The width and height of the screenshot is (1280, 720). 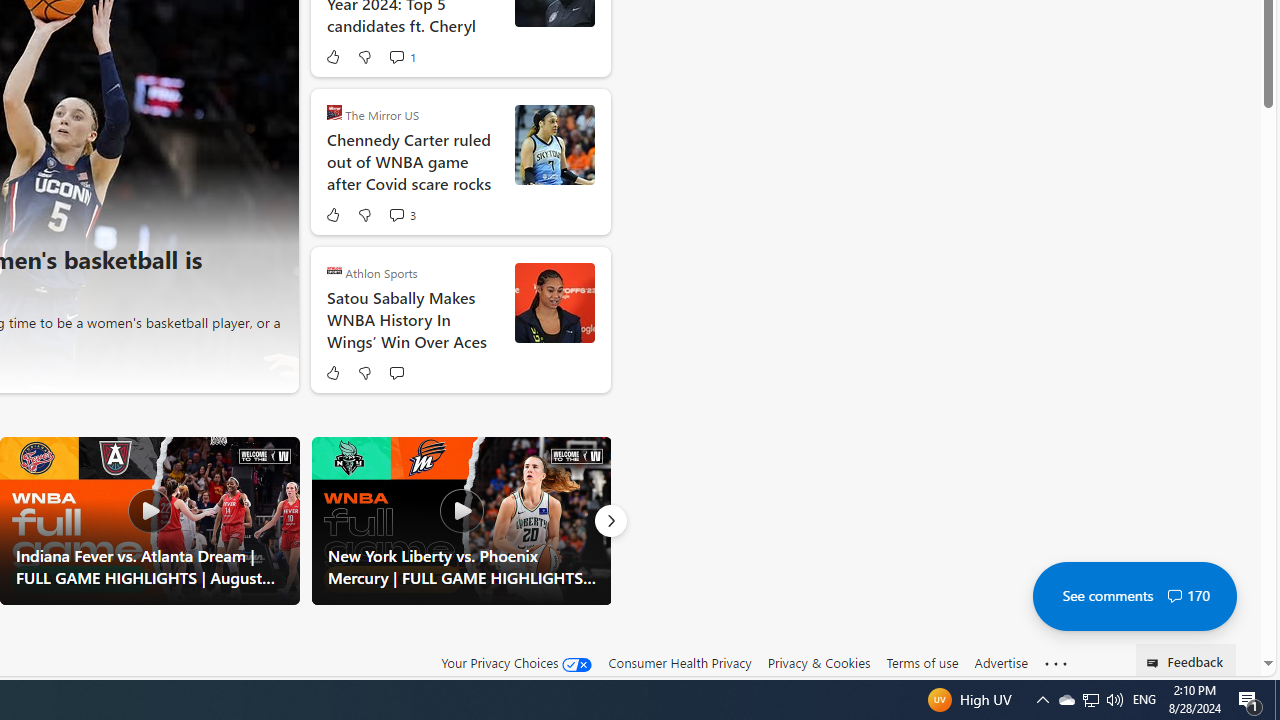 I want to click on 'The Mirror US', so click(x=334, y=112).